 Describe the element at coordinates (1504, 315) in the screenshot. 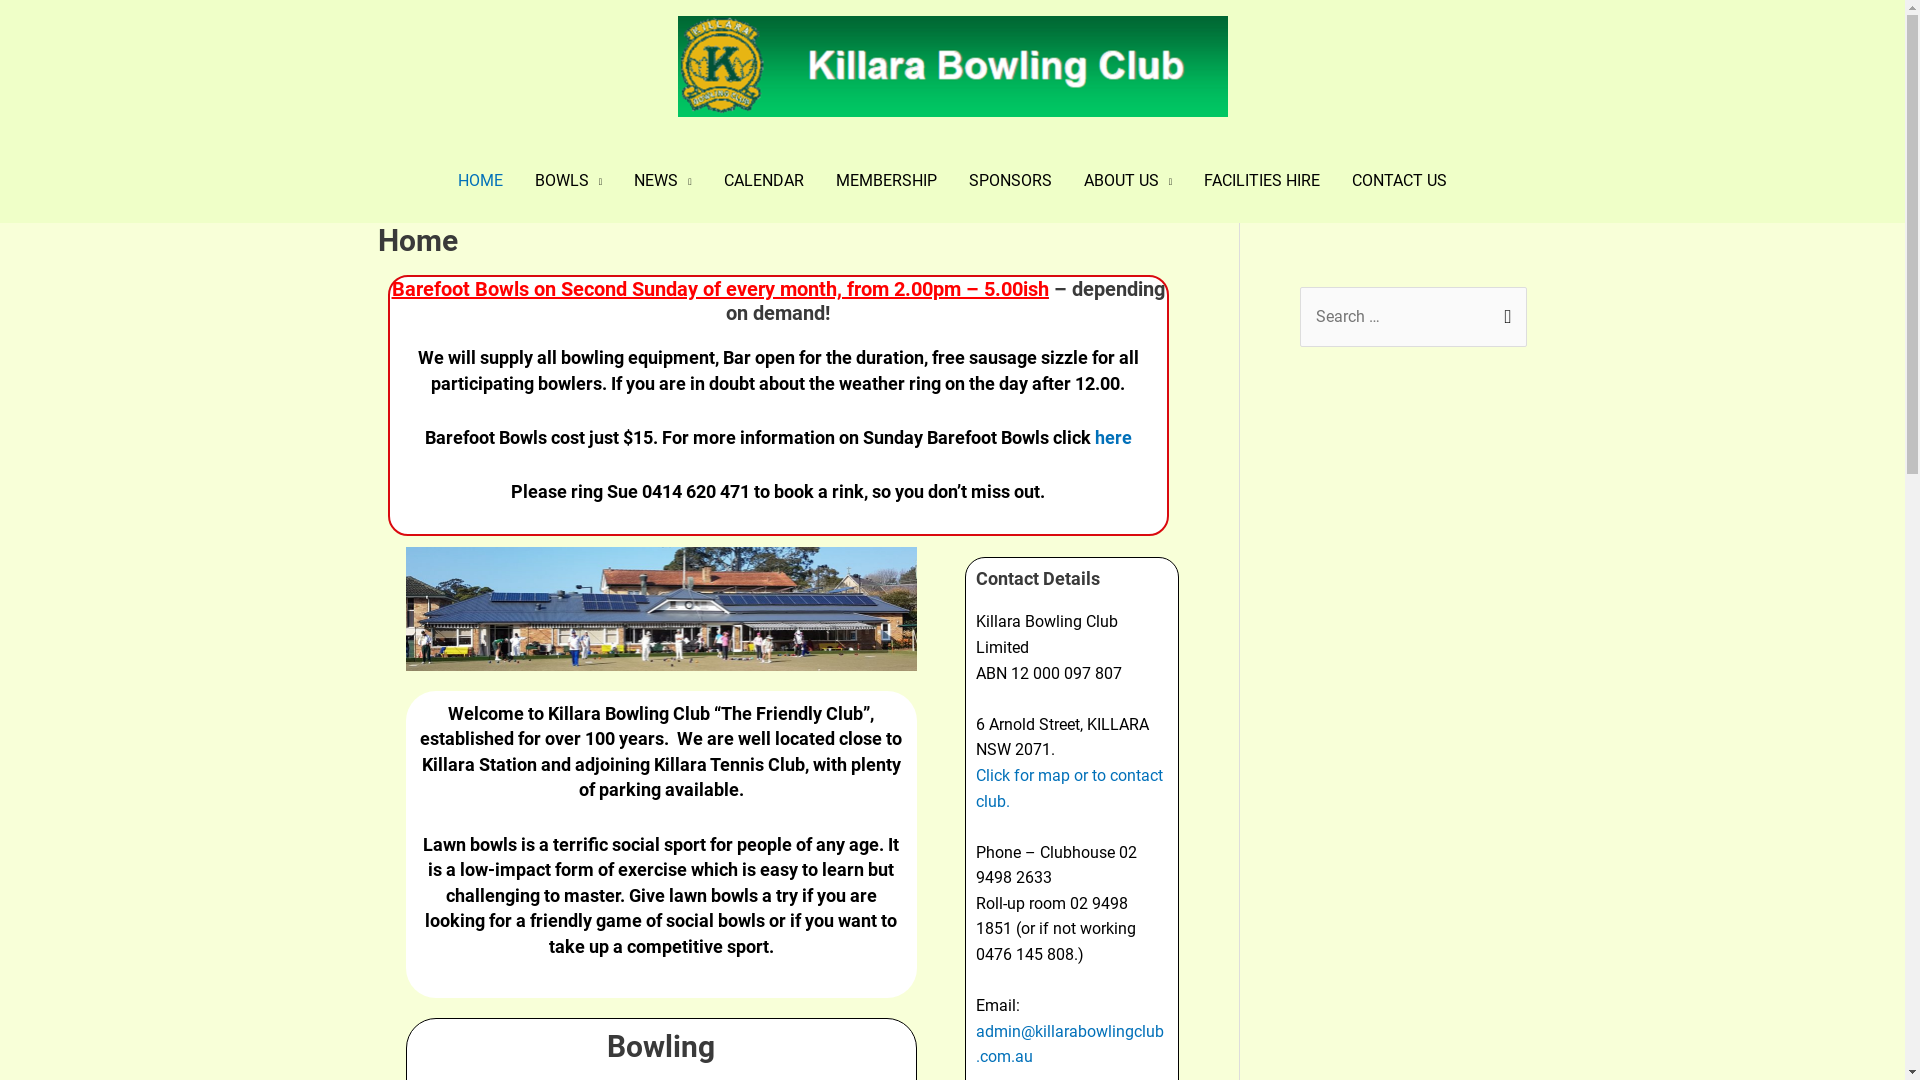

I see `'Search'` at that location.